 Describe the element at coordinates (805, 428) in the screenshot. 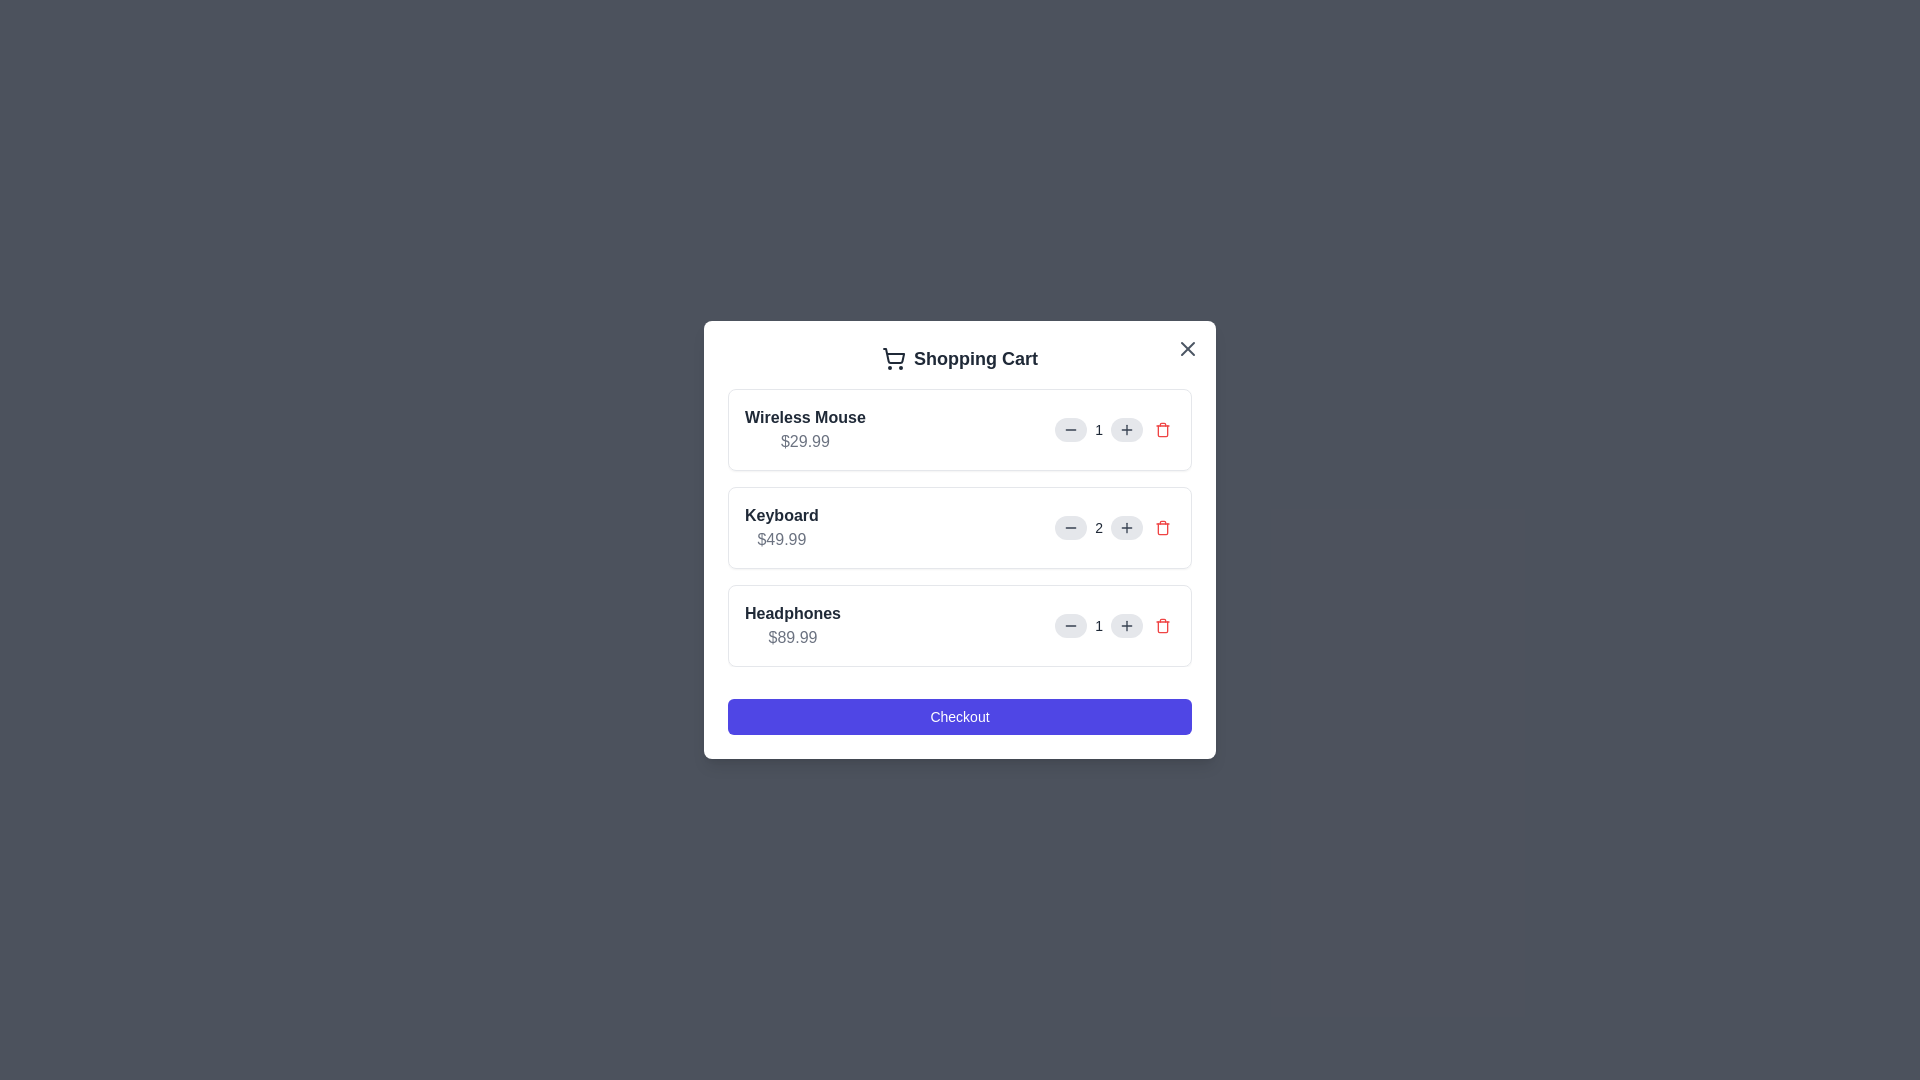

I see `text displayed in the topmost item slot of the shopping cart interface, which provides information about the product added to the cart` at that location.